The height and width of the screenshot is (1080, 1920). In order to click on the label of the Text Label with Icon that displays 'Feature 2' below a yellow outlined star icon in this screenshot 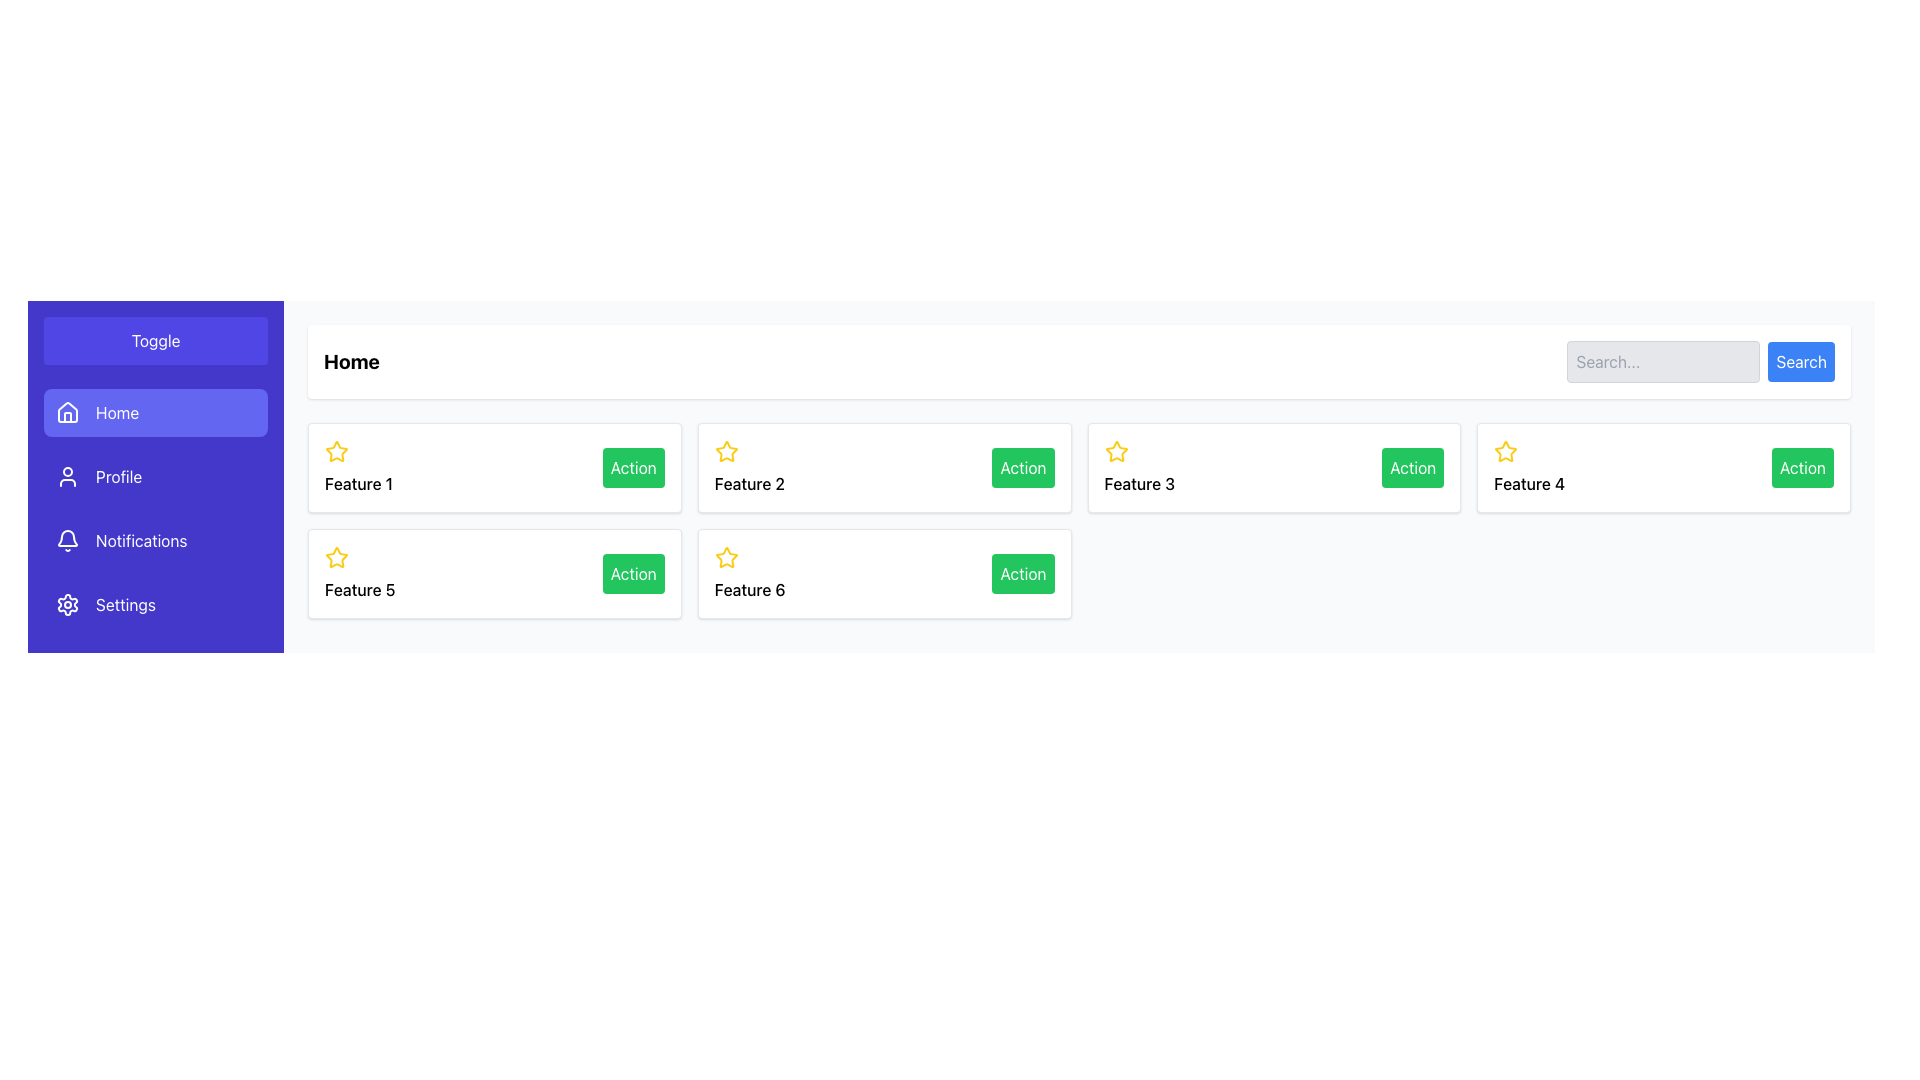, I will do `click(748, 467)`.